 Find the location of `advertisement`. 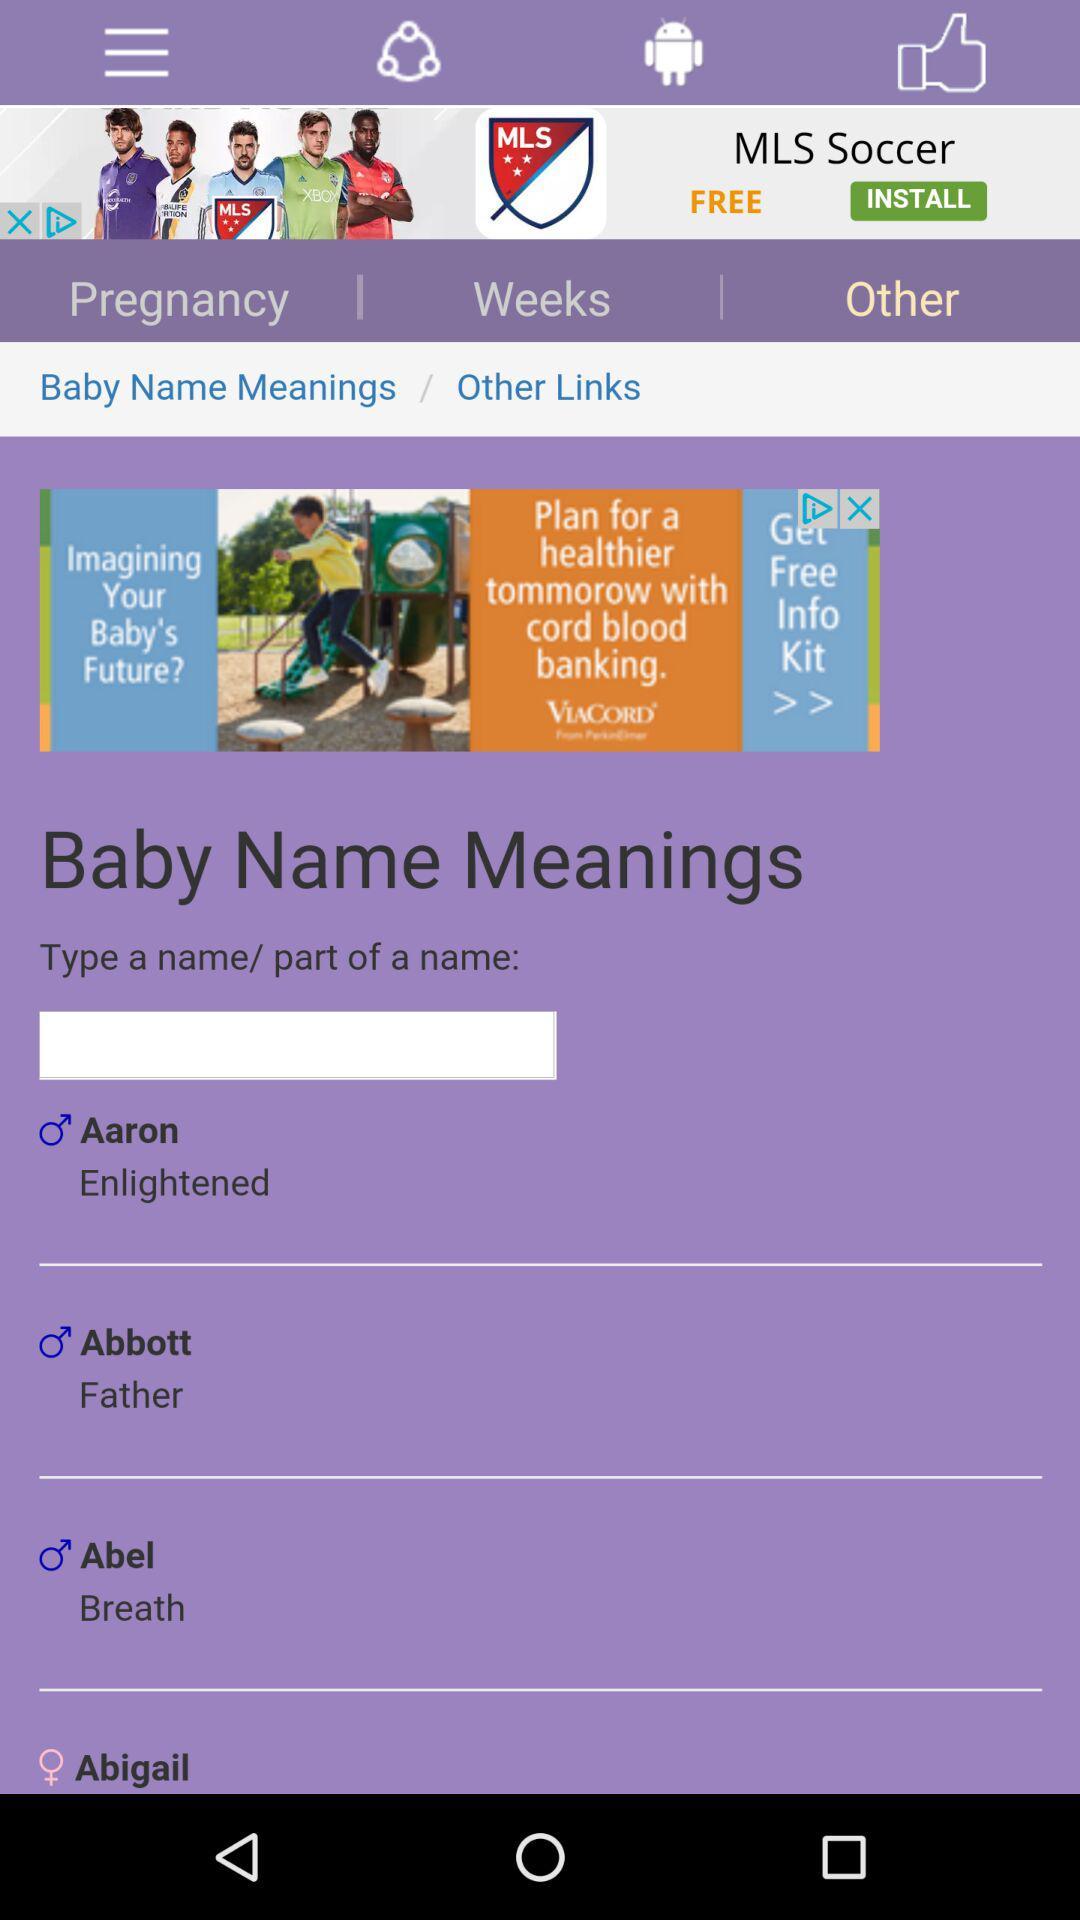

advertisement is located at coordinates (135, 52).